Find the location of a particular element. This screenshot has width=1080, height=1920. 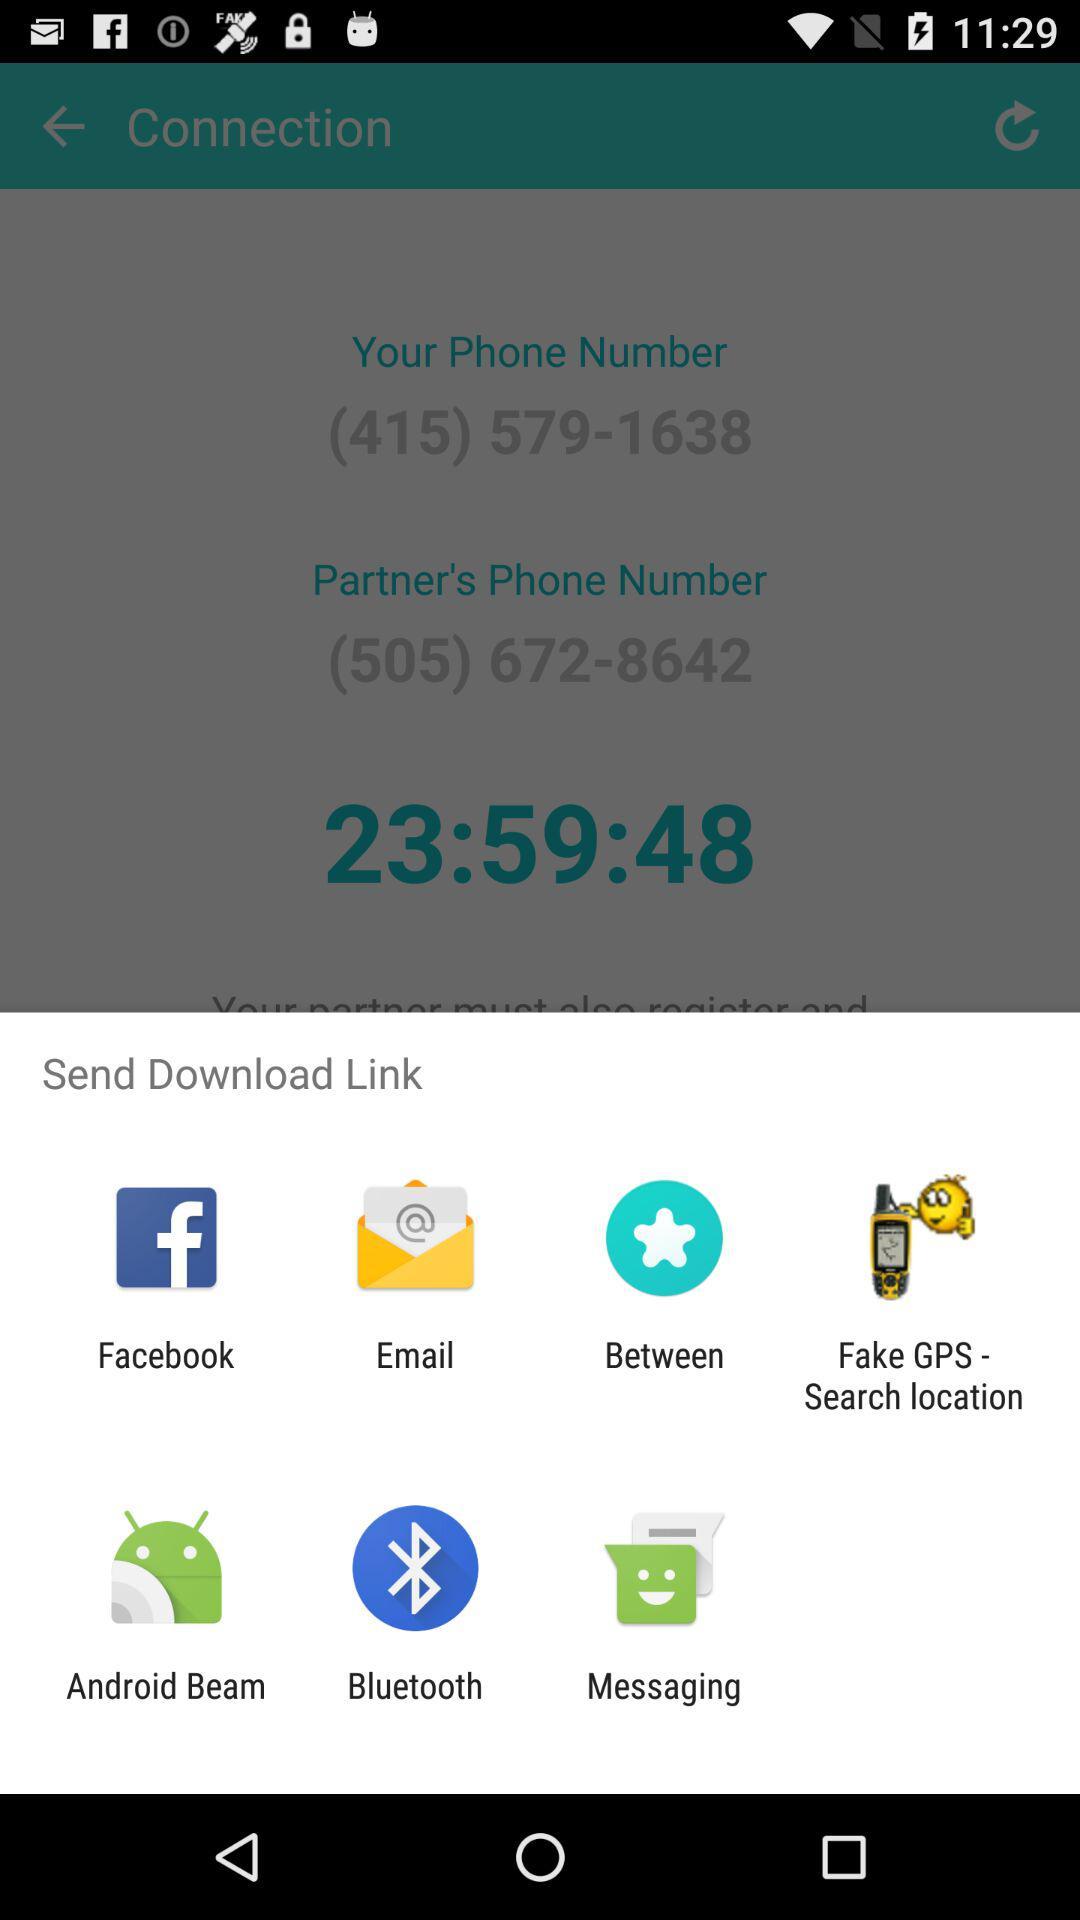

messaging is located at coordinates (664, 1705).